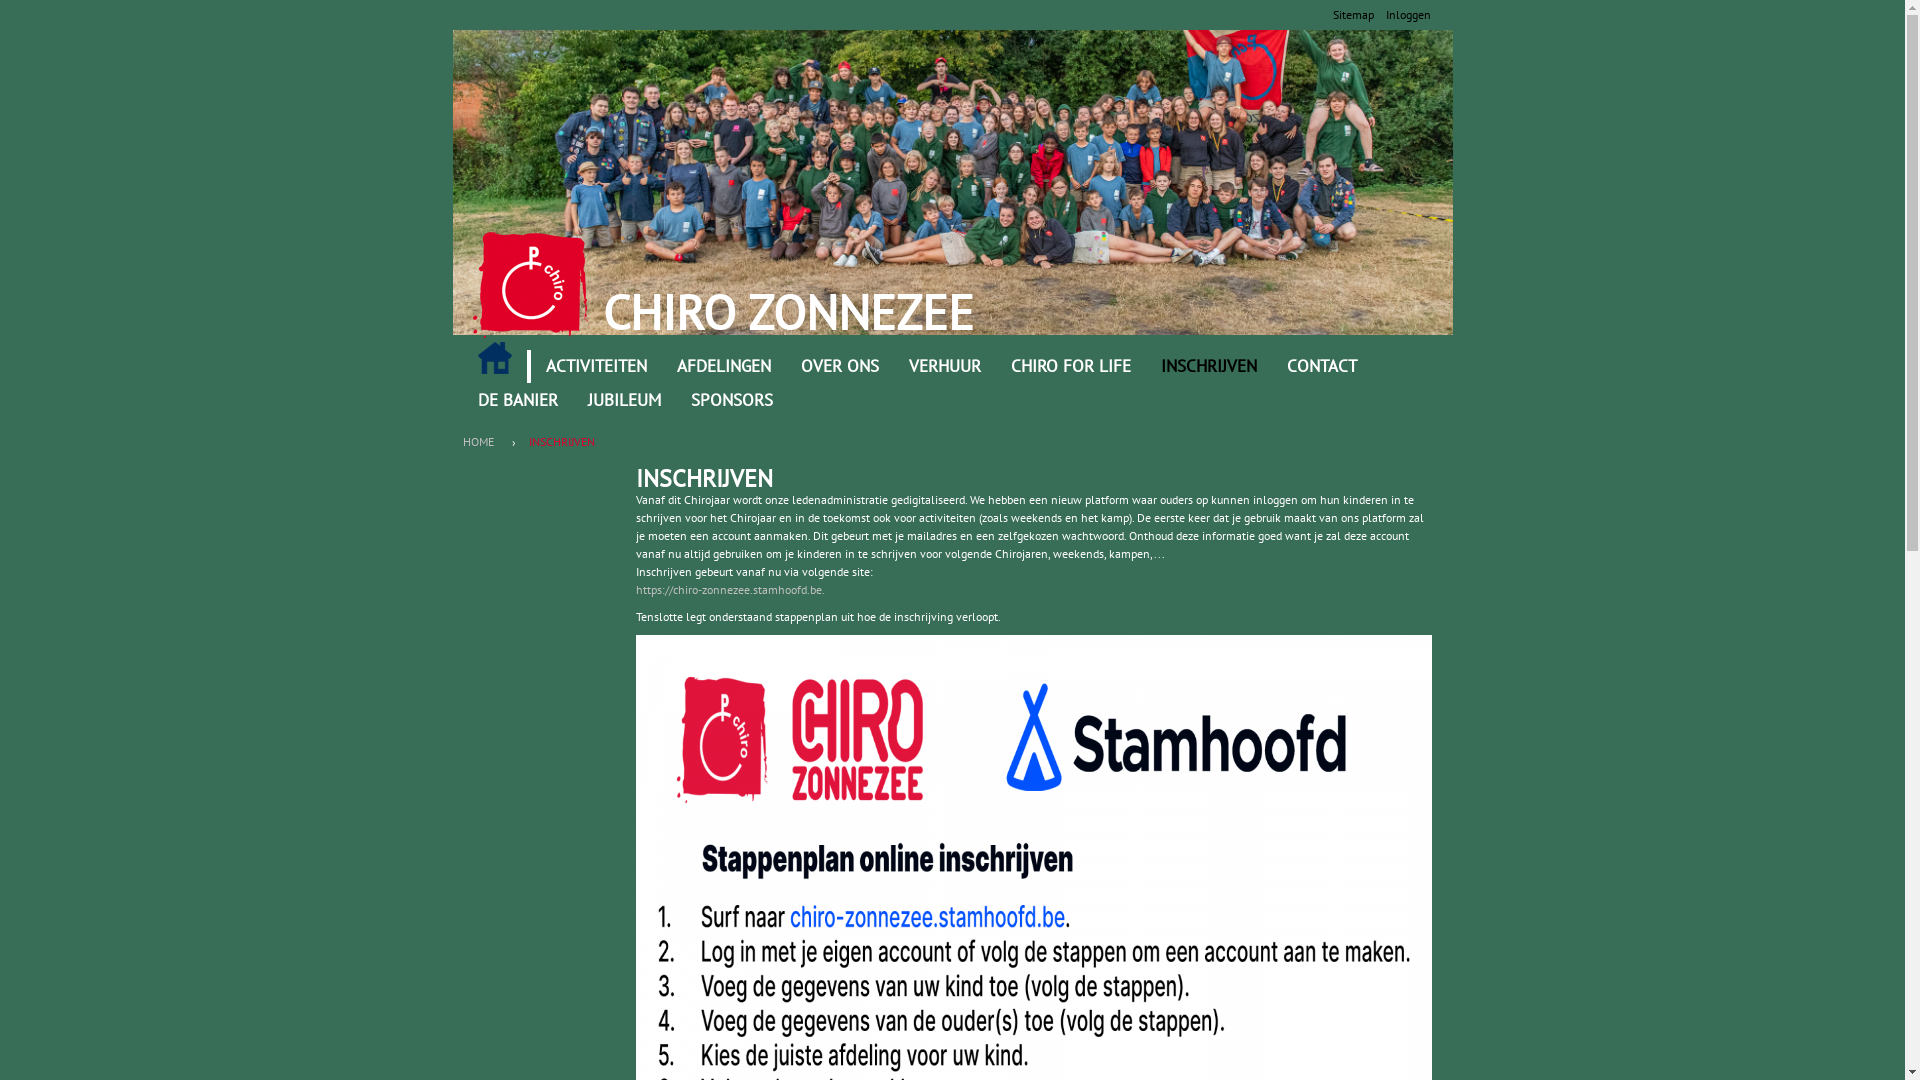  Describe the element at coordinates (723, 366) in the screenshot. I see `'AFDELINGEN'` at that location.